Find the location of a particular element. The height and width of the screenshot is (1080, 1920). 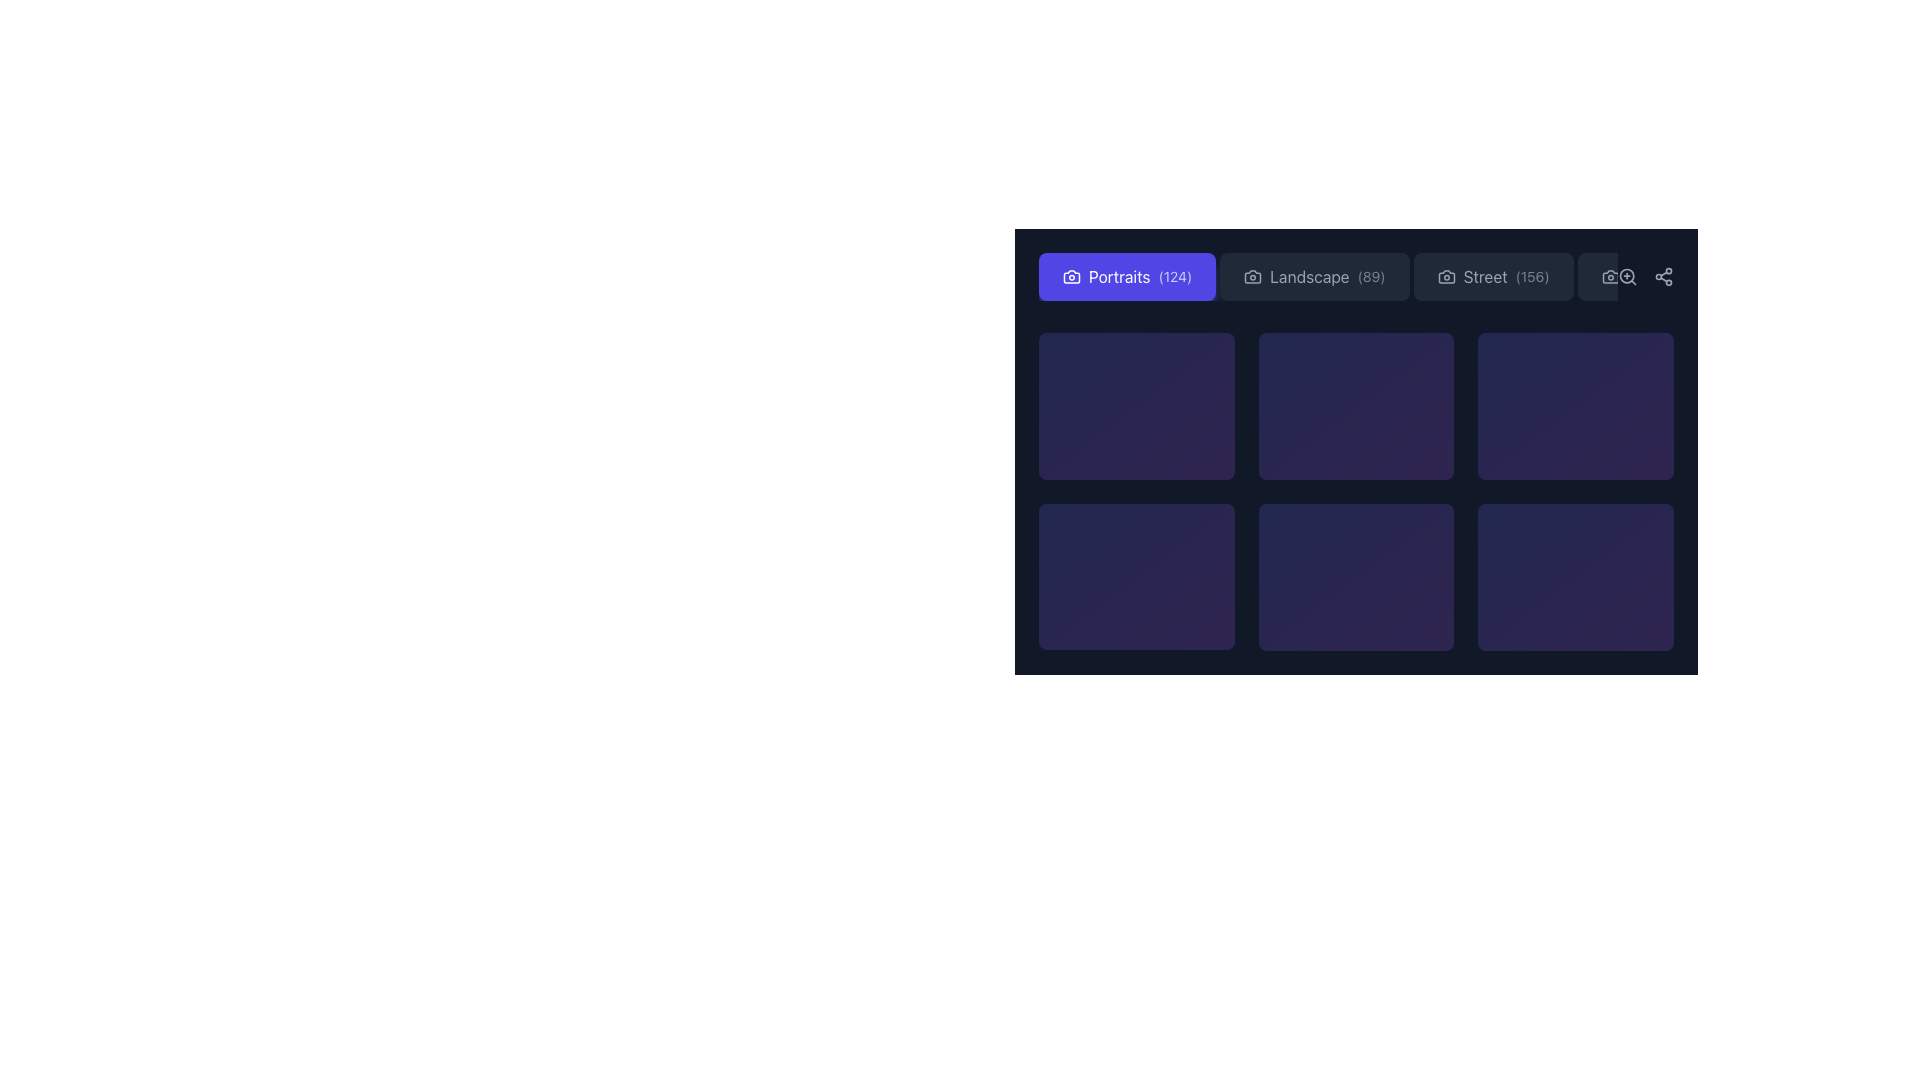

the small camera icon in the toolbar, located at the beginning of the 'Street (156)' button's content layout is located at coordinates (1446, 277).